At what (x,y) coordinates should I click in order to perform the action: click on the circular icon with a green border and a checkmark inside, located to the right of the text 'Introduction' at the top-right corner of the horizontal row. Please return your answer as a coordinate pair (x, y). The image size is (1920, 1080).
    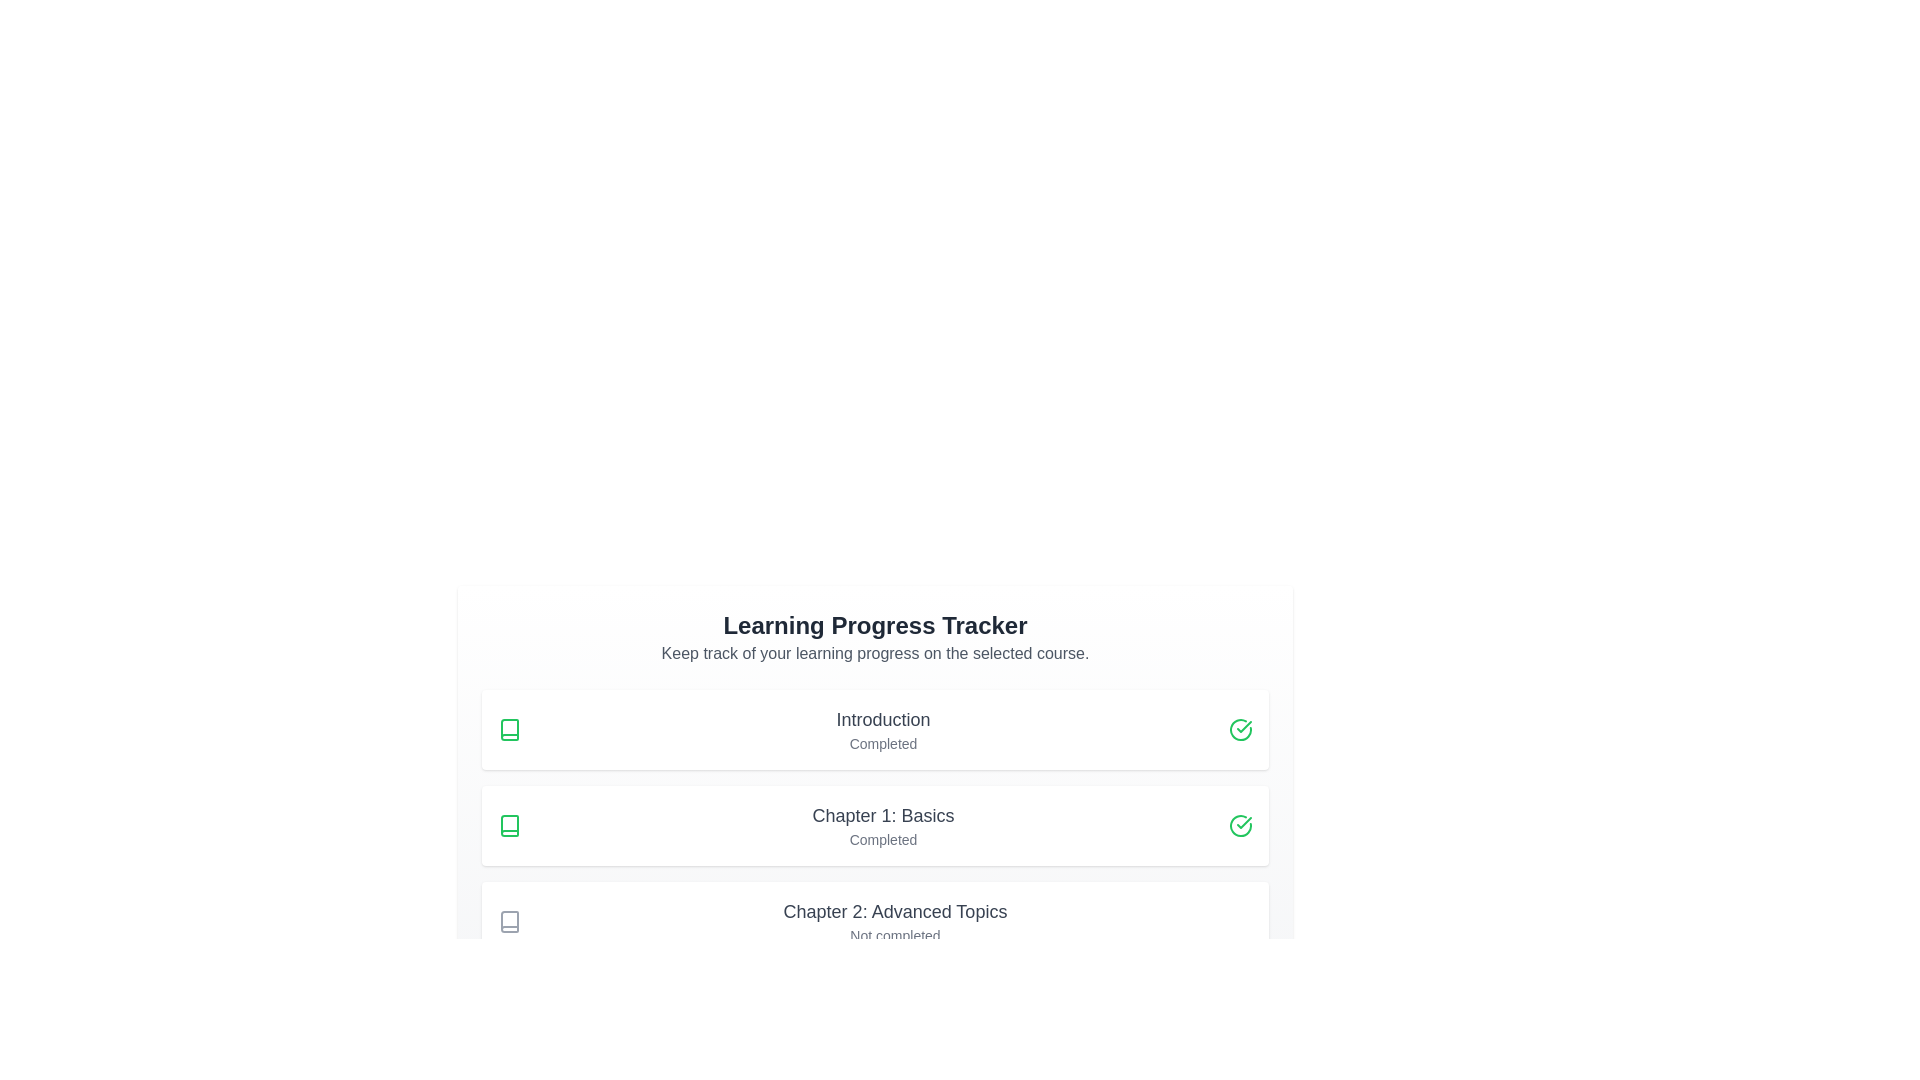
    Looking at the image, I should click on (1240, 729).